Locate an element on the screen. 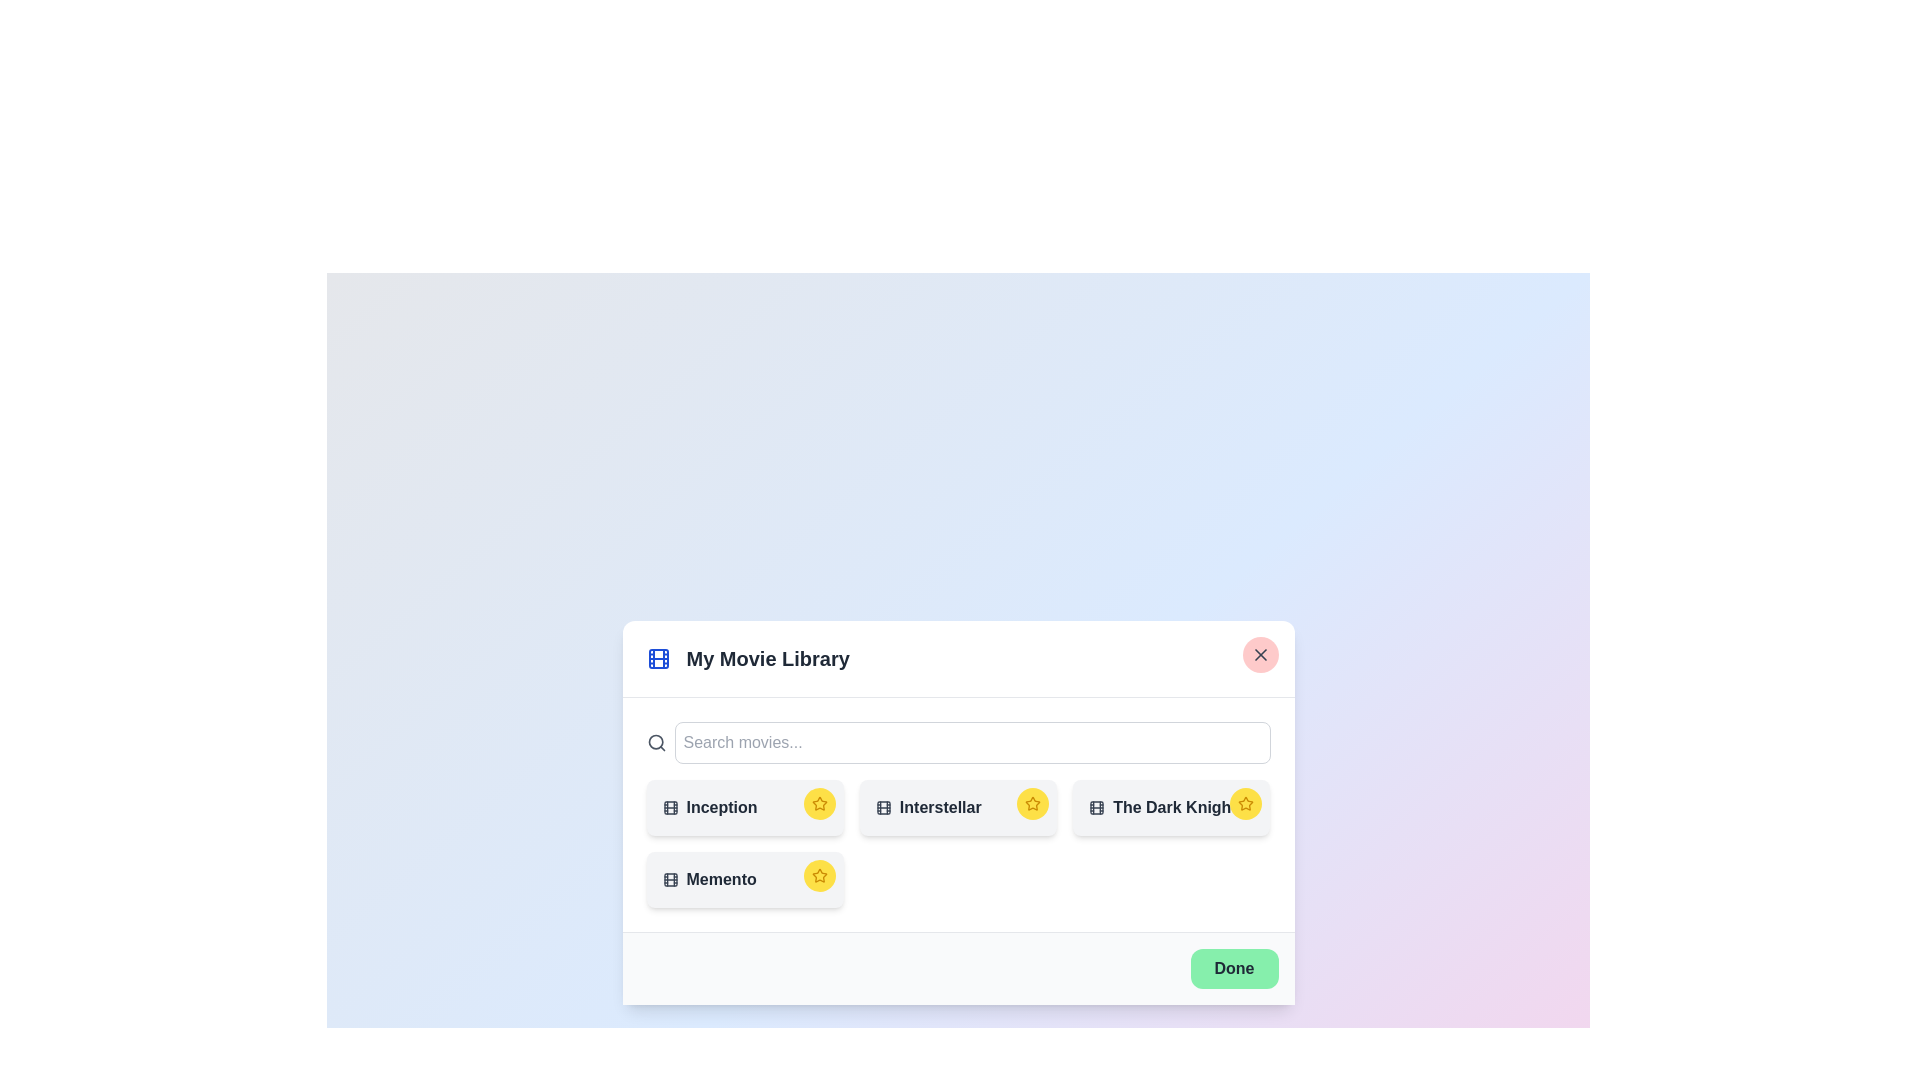 The width and height of the screenshot is (1920, 1080). text content of the label that displays 'Inception', styled in bold dark gray font, located centrally in the movie title list is located at coordinates (744, 806).